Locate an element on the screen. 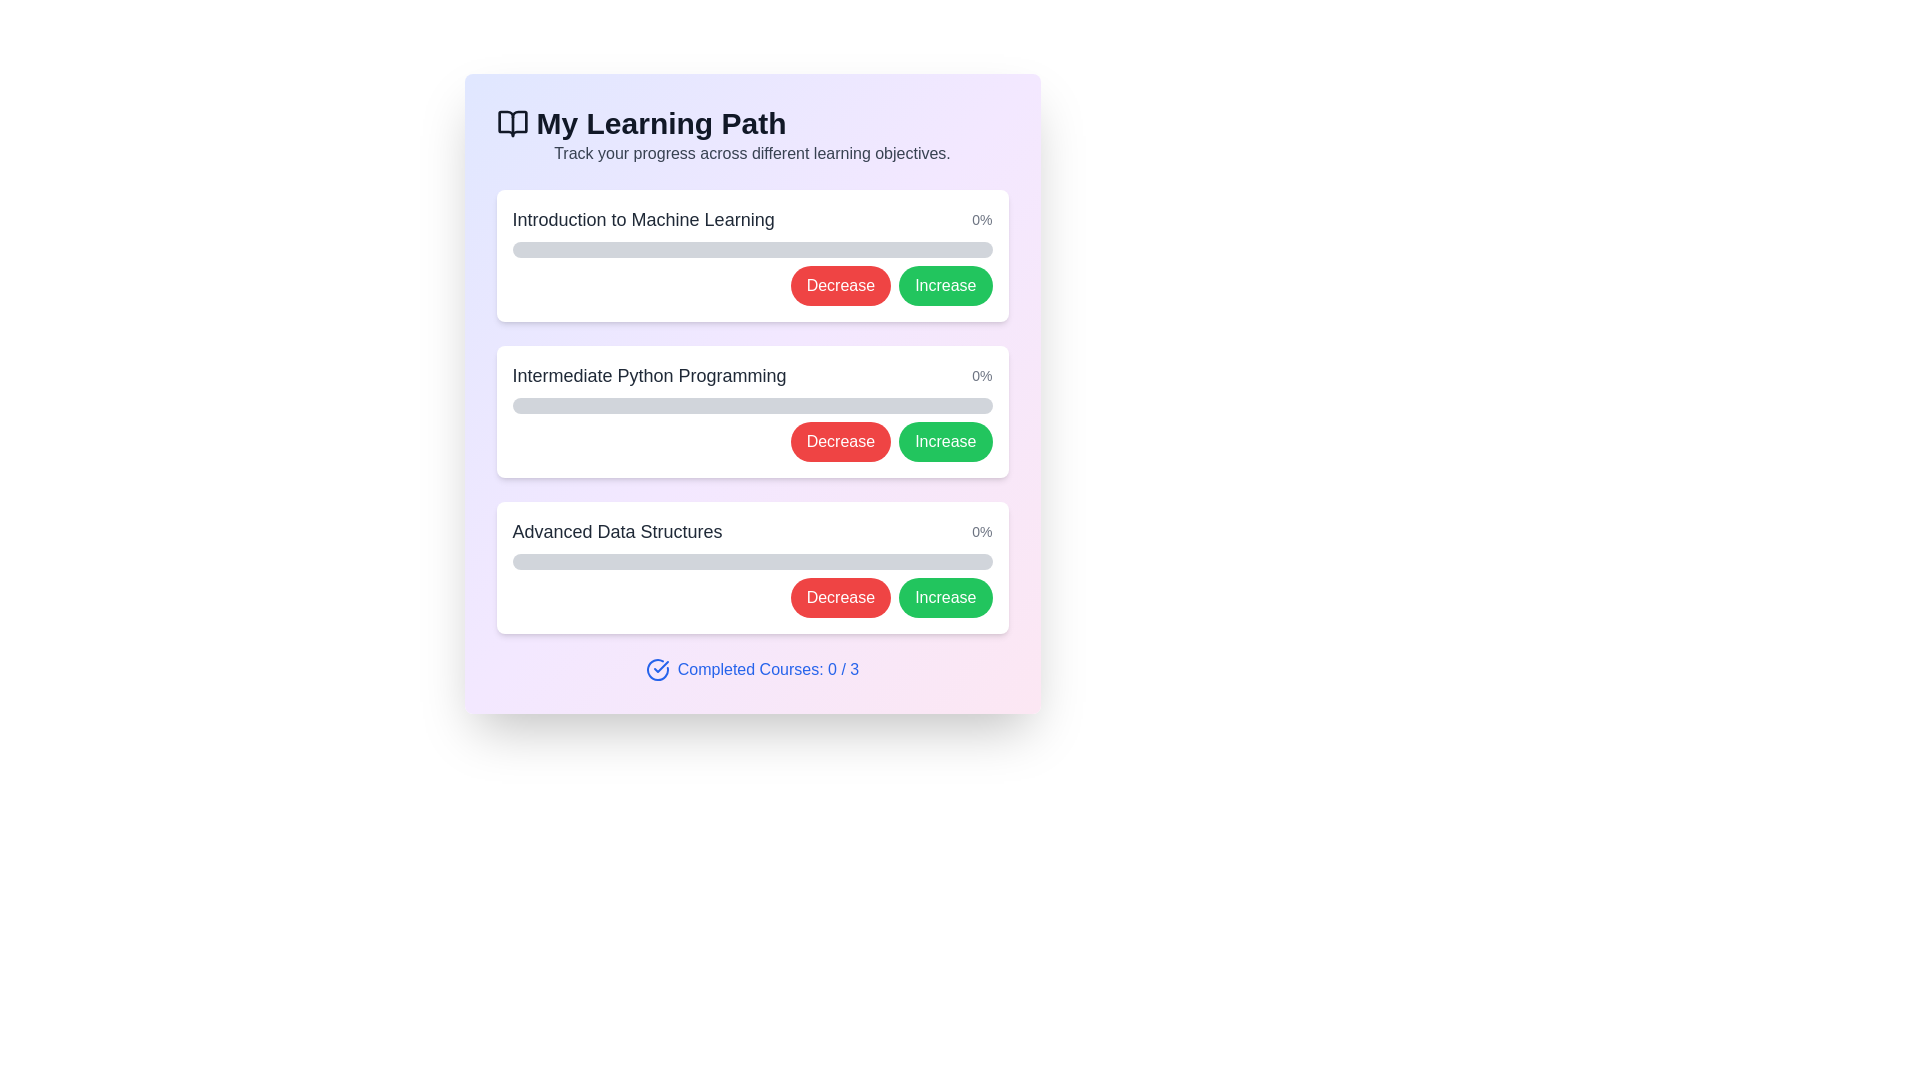  the green 'Increase' button in the Horizontal button group at the bottom-right corner of the 'Advanced Data Structures' card to increment the progress is located at coordinates (751, 596).